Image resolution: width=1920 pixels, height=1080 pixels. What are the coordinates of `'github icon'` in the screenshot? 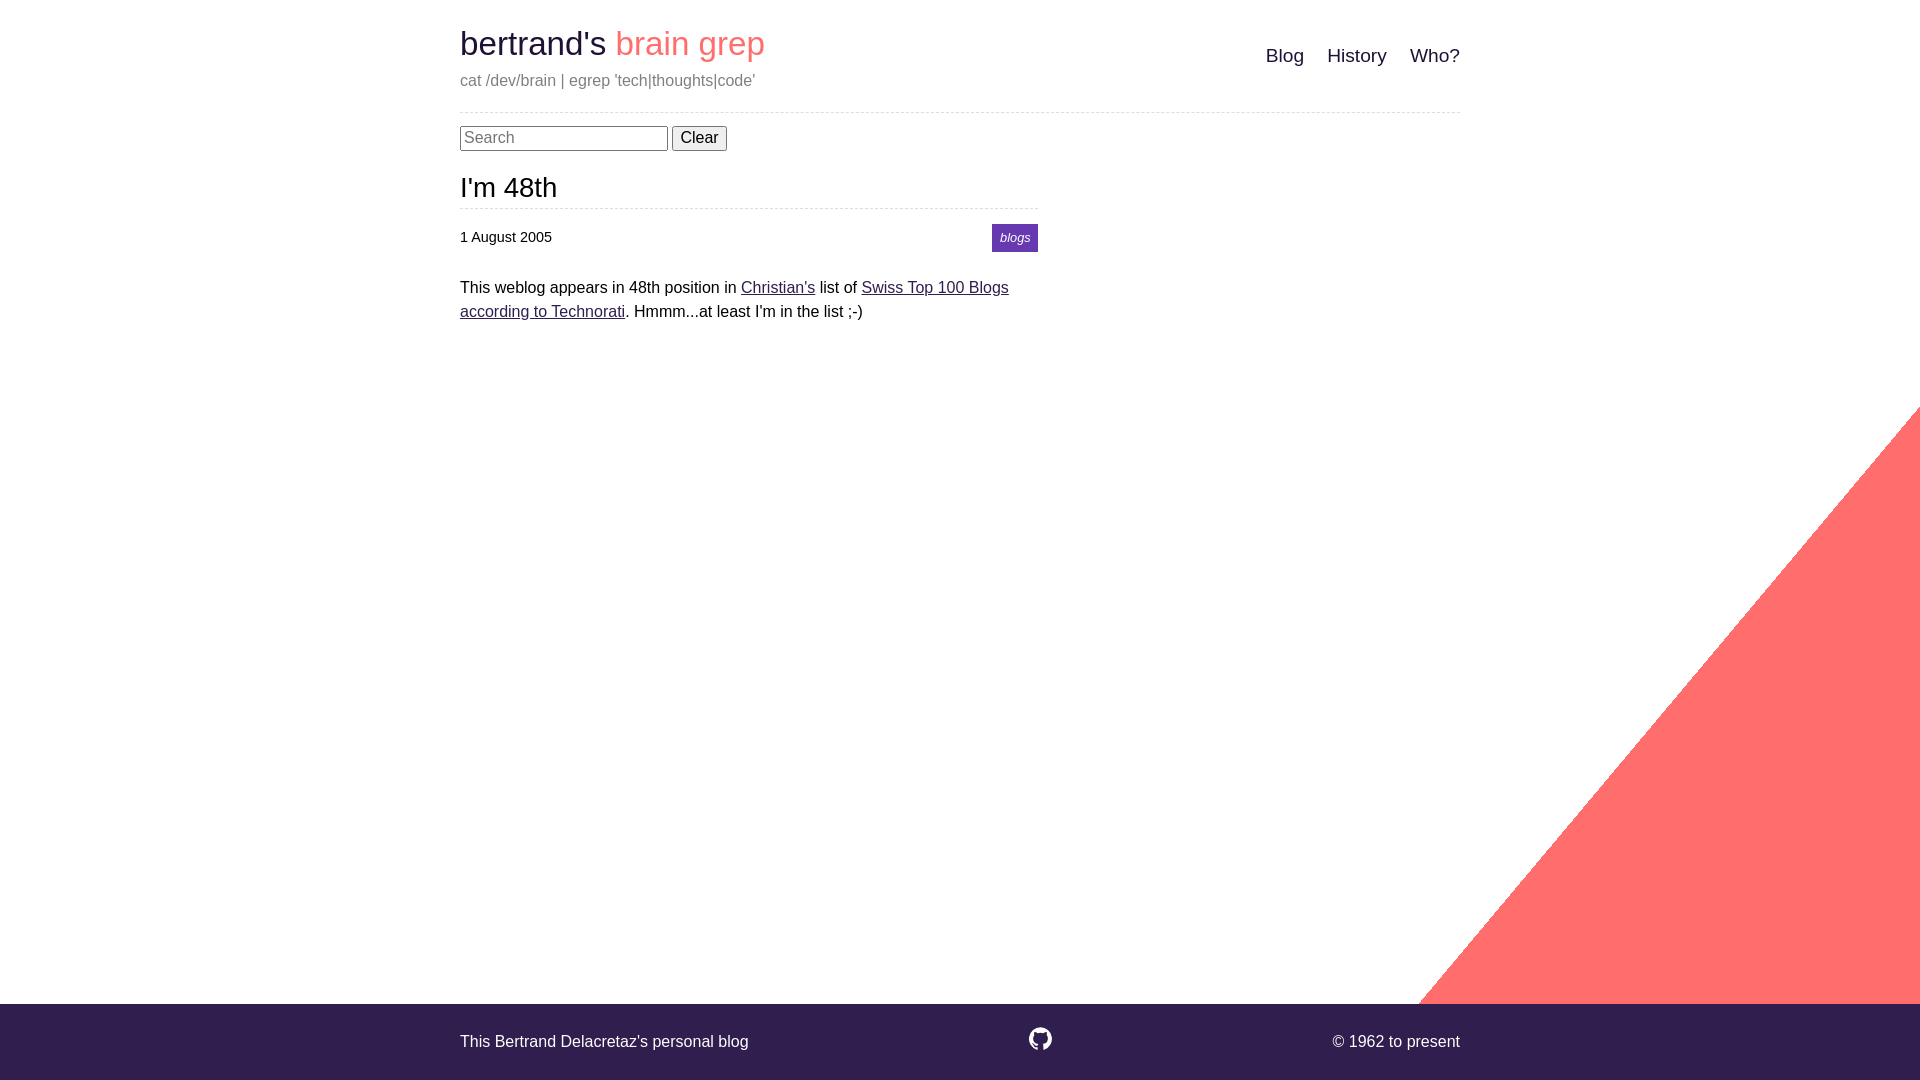 It's located at (1040, 1048).